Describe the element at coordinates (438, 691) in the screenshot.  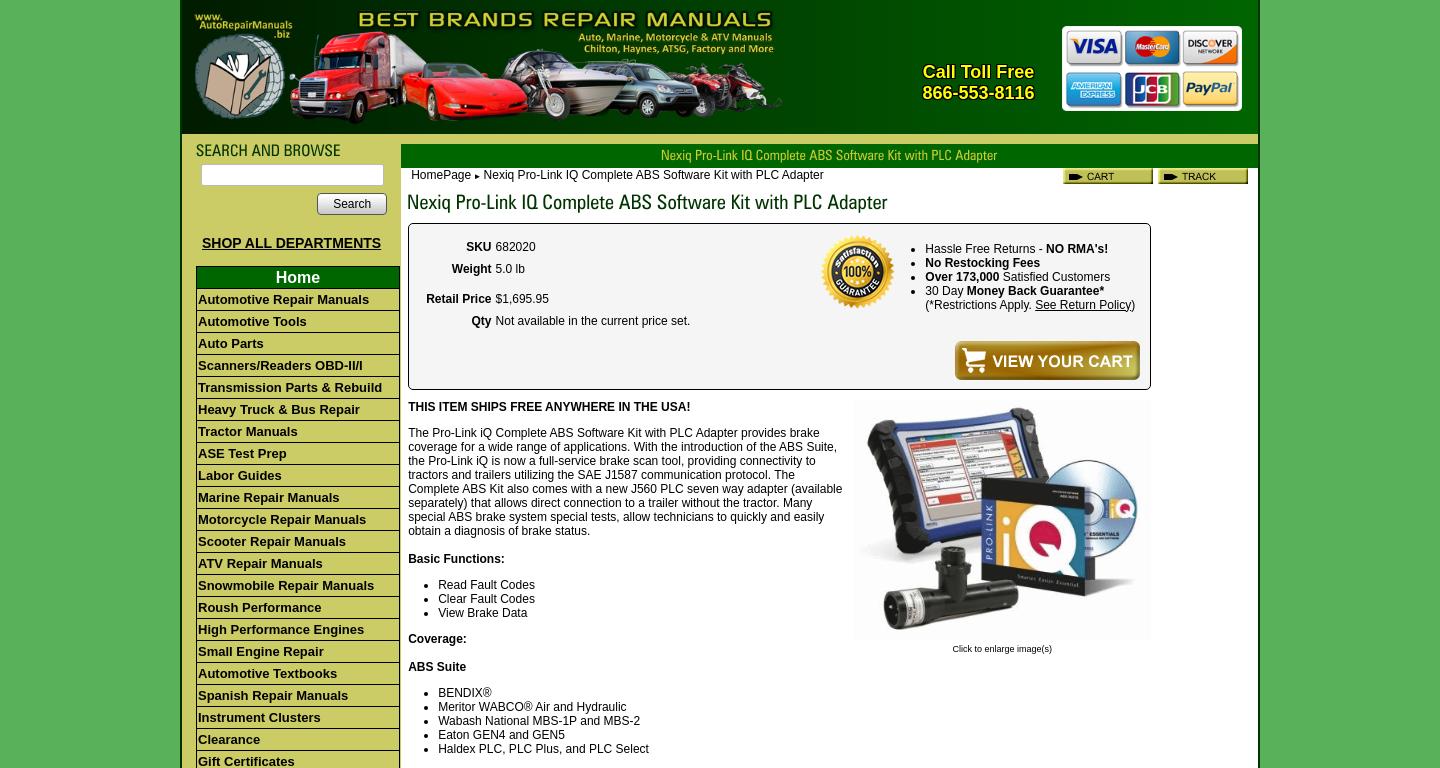
I see `'BENDIX®'` at that location.